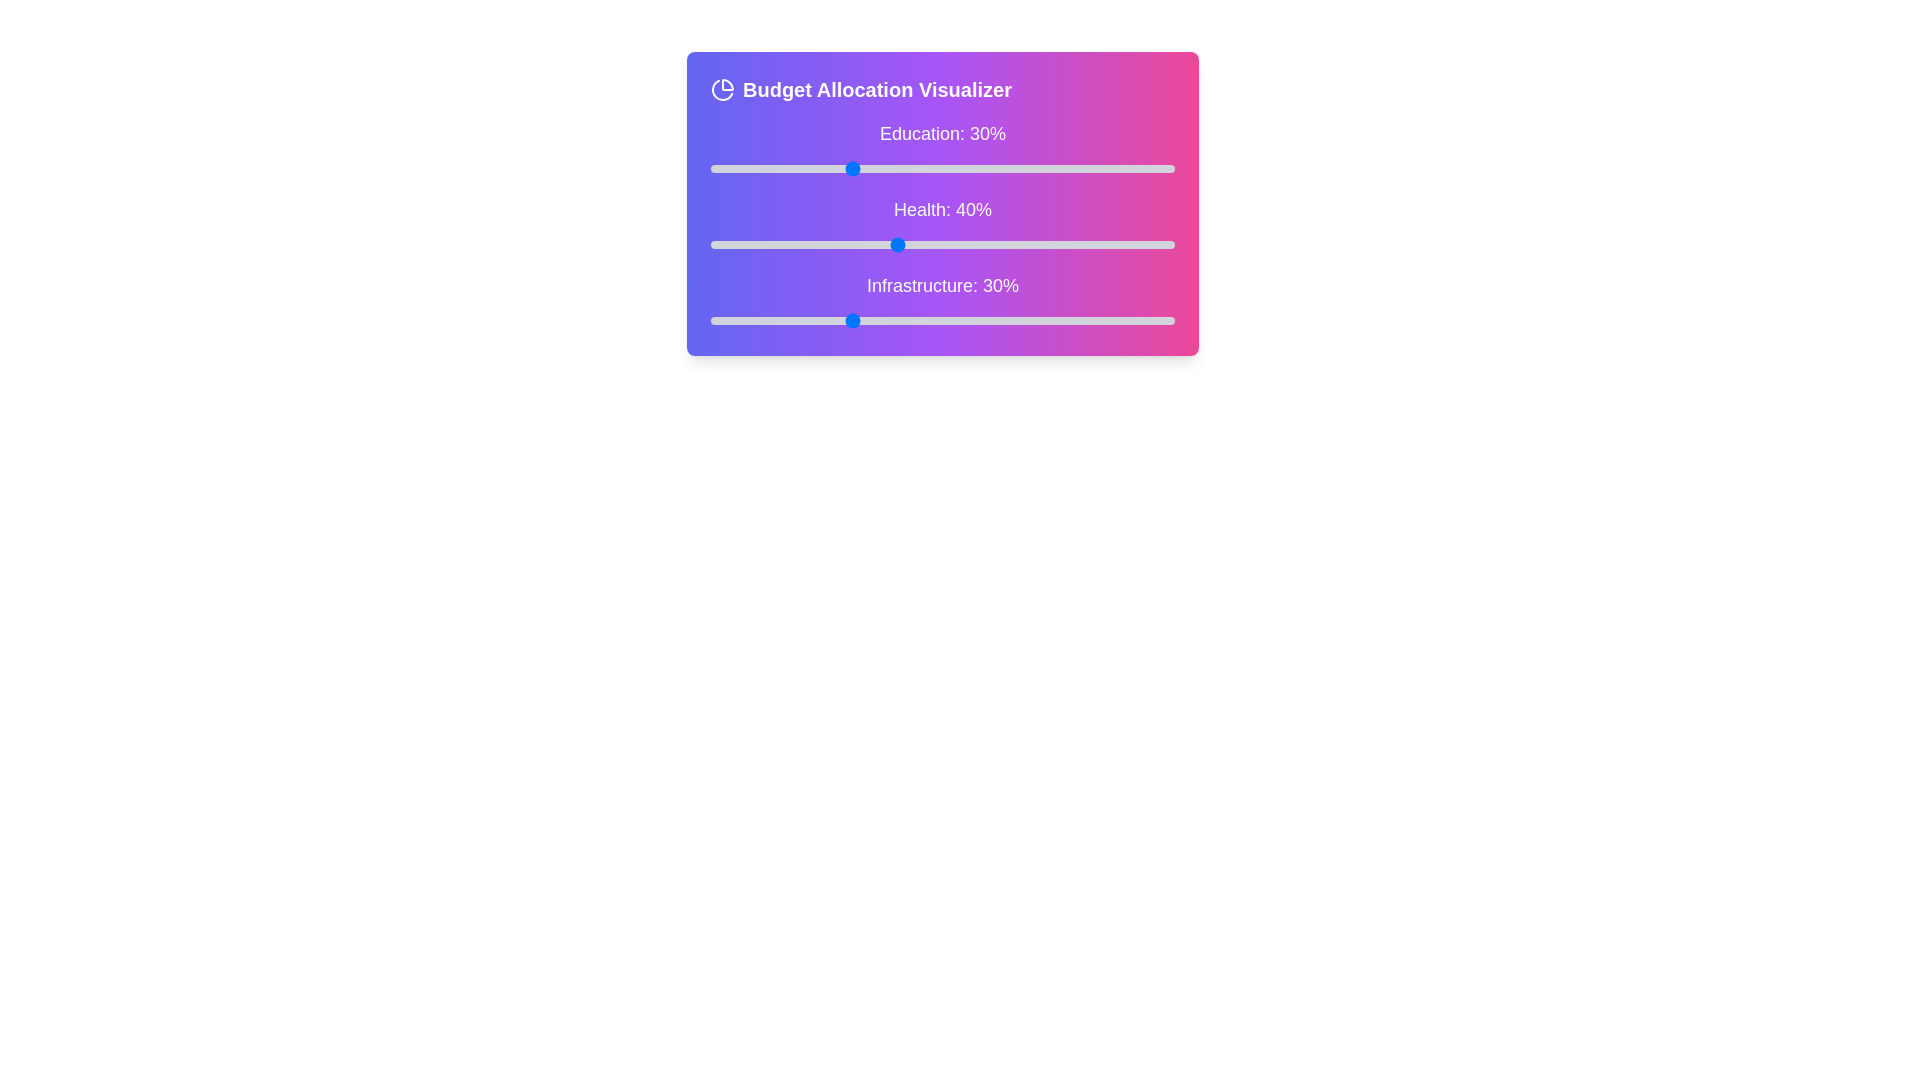 This screenshot has height=1080, width=1920. What do you see at coordinates (1085, 319) in the screenshot?
I see `'Infrastructure' percentage` at bounding box center [1085, 319].